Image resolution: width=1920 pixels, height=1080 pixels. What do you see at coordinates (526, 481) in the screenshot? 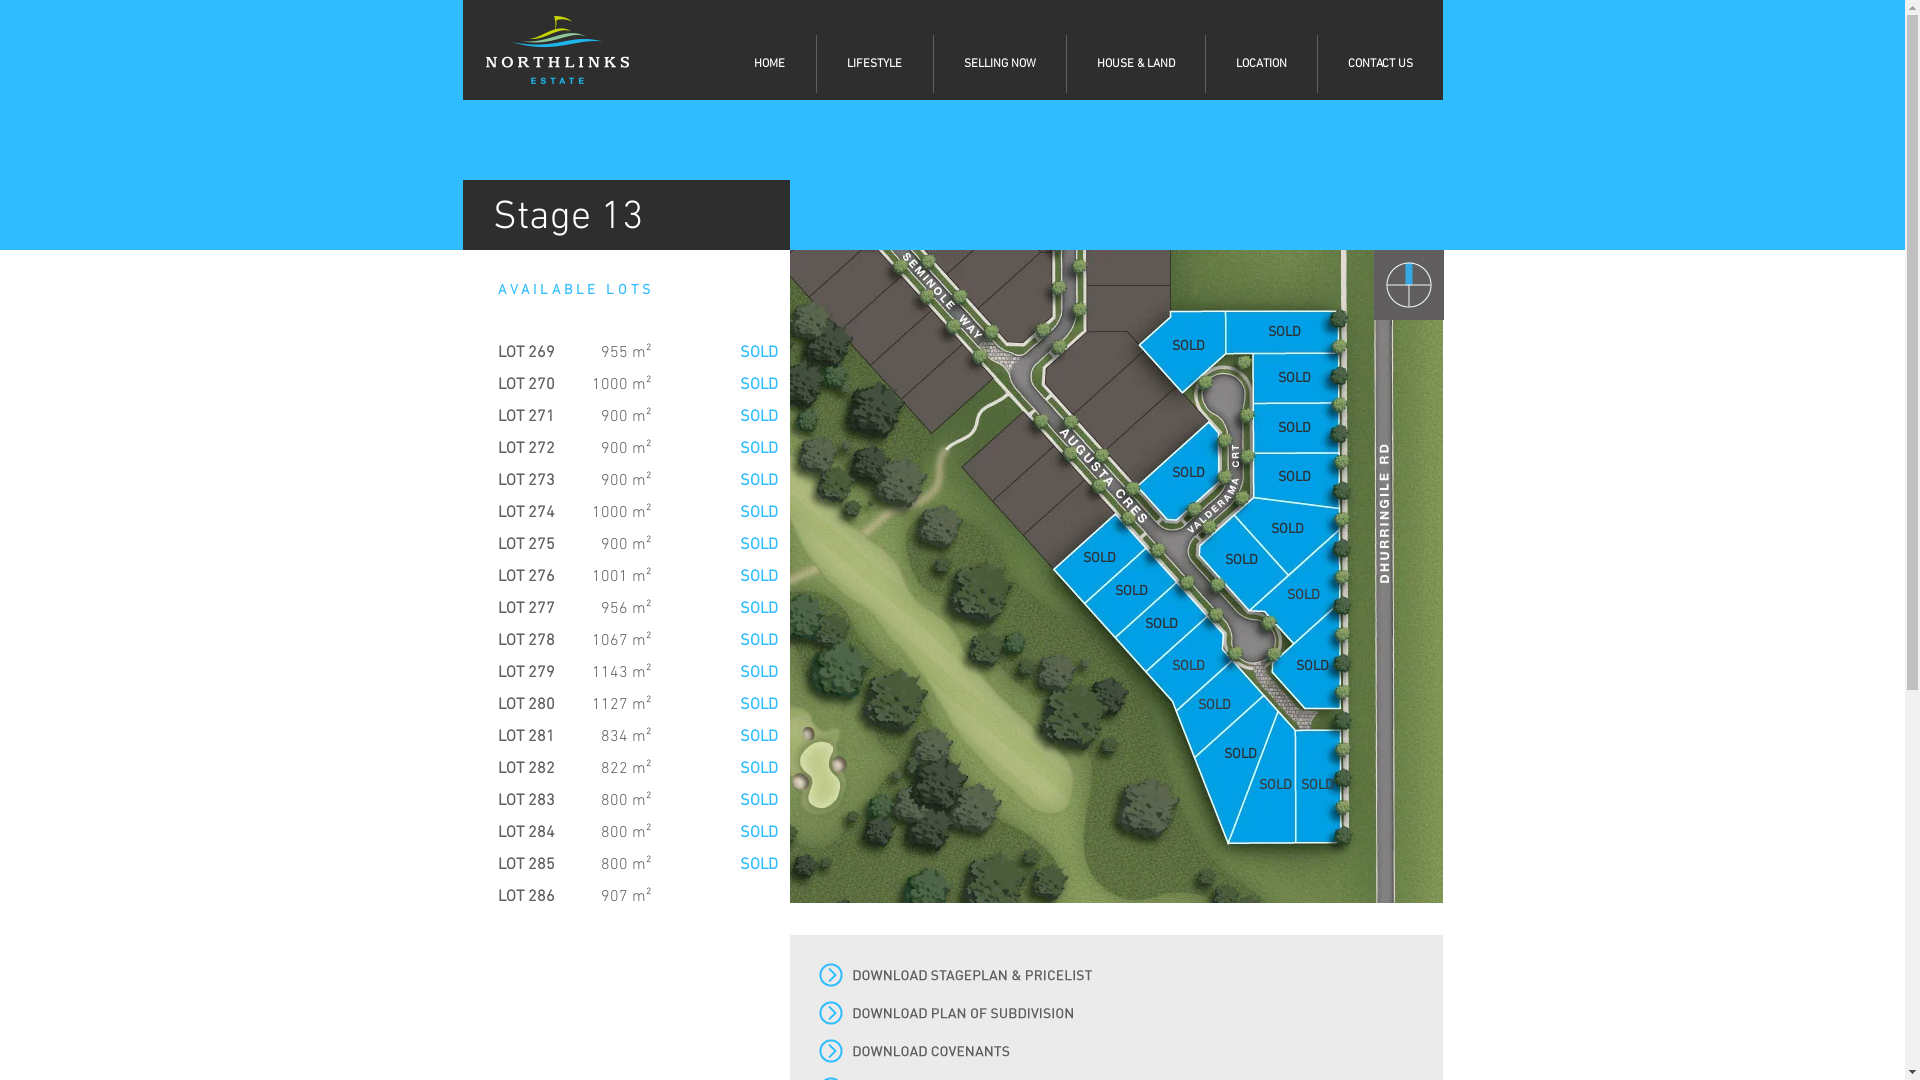
I see `'LOT 273'` at bounding box center [526, 481].